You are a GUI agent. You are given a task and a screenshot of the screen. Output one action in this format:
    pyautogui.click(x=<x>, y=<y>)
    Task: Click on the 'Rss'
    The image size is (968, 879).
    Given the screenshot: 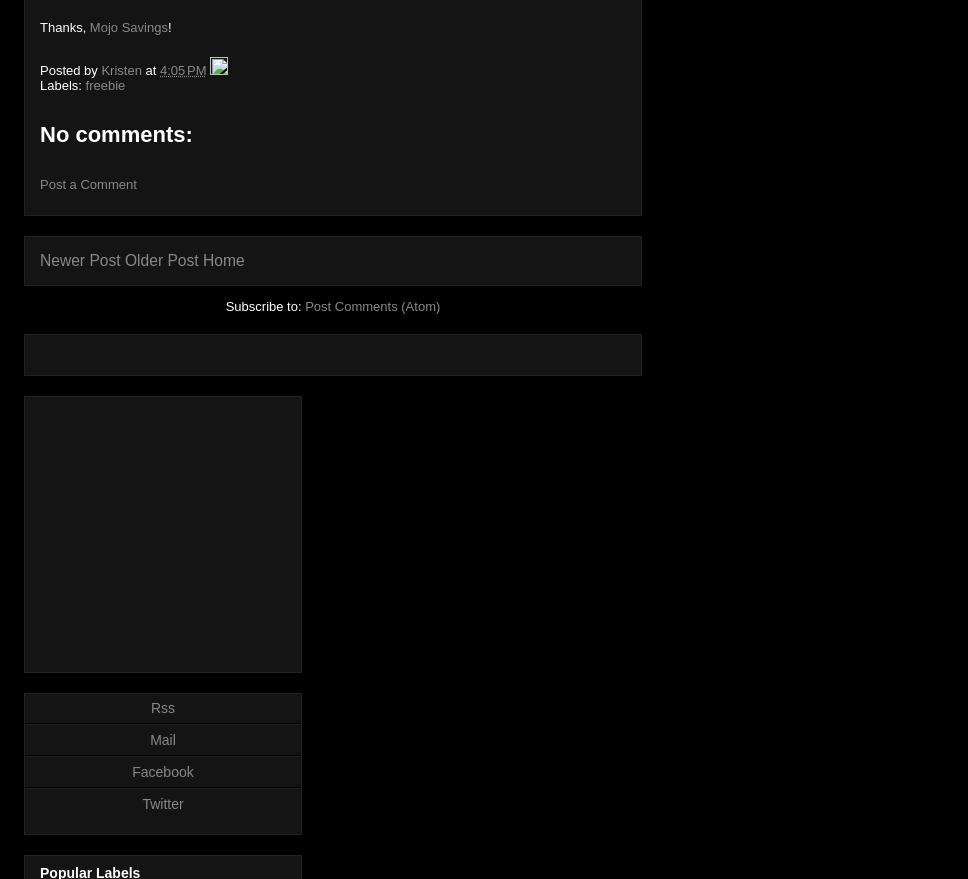 What is the action you would take?
    pyautogui.click(x=162, y=708)
    